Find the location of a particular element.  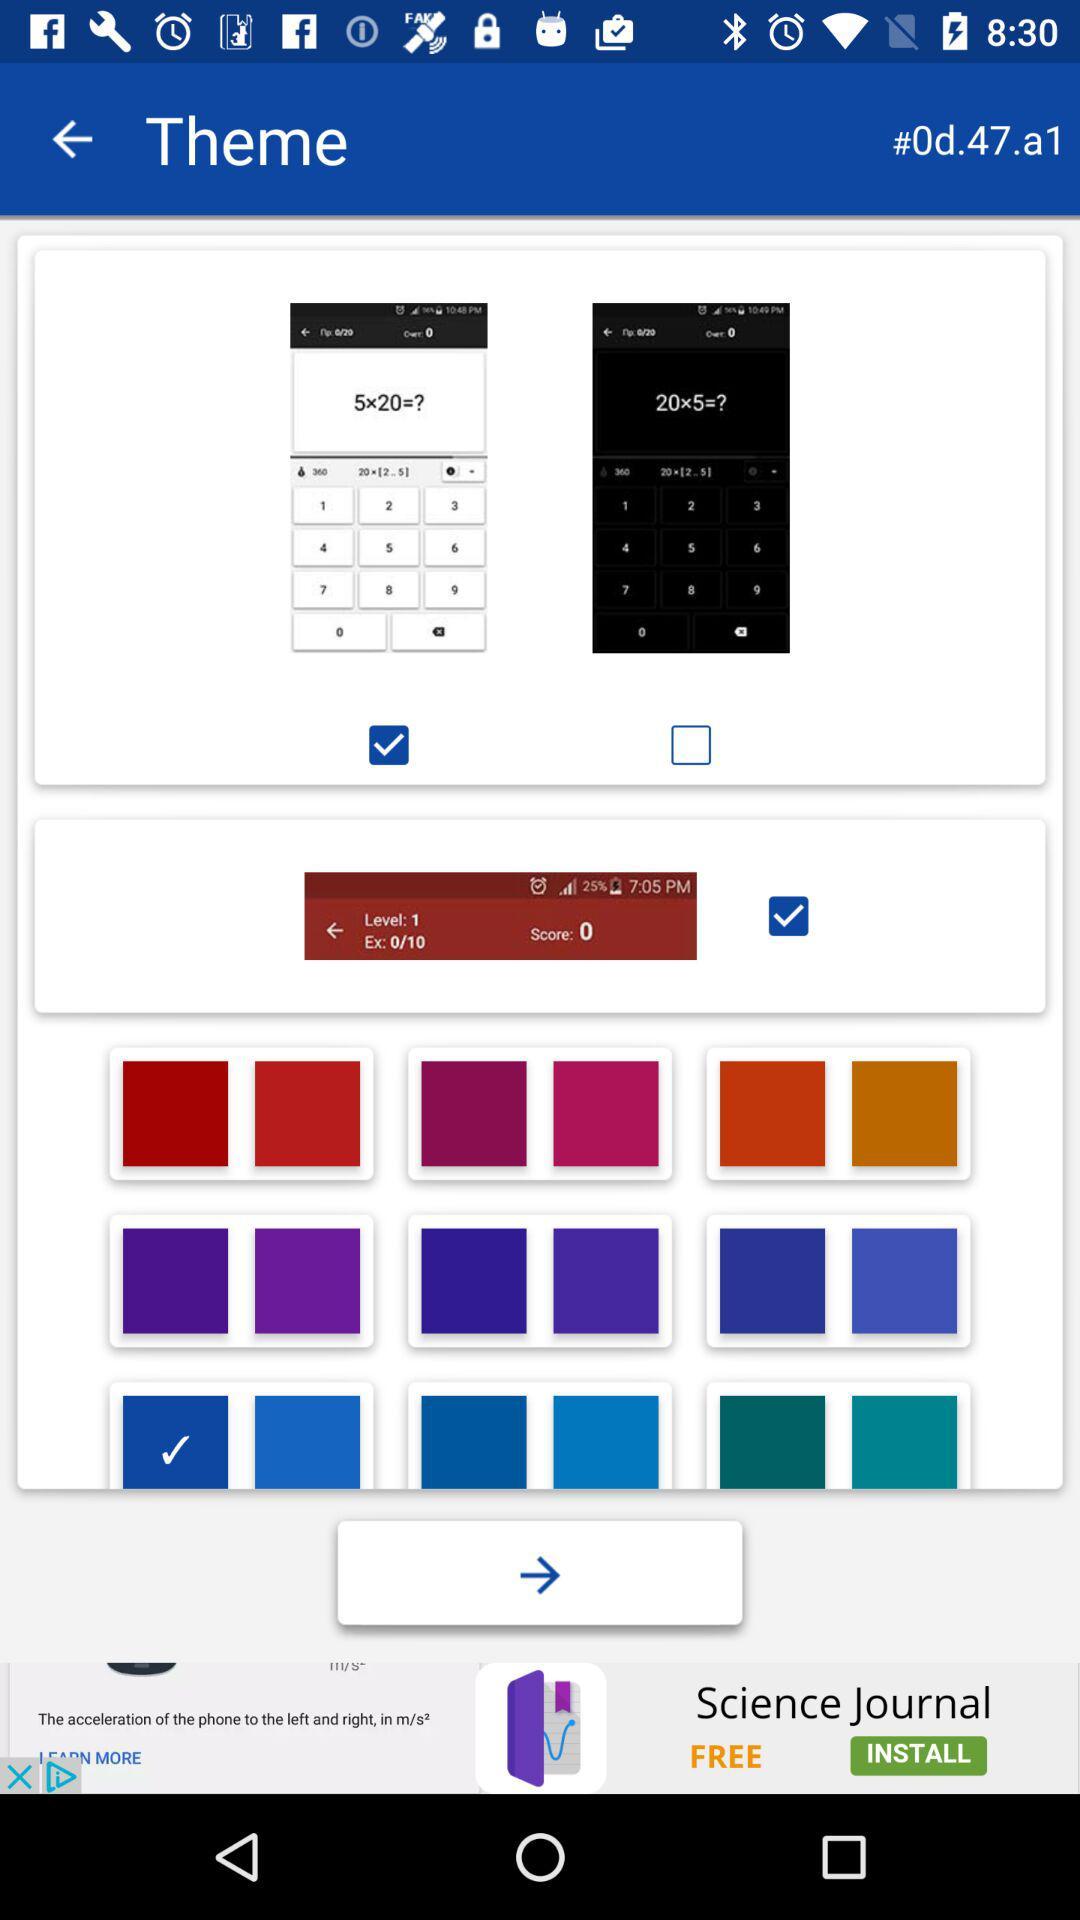

logon is located at coordinates (604, 1281).